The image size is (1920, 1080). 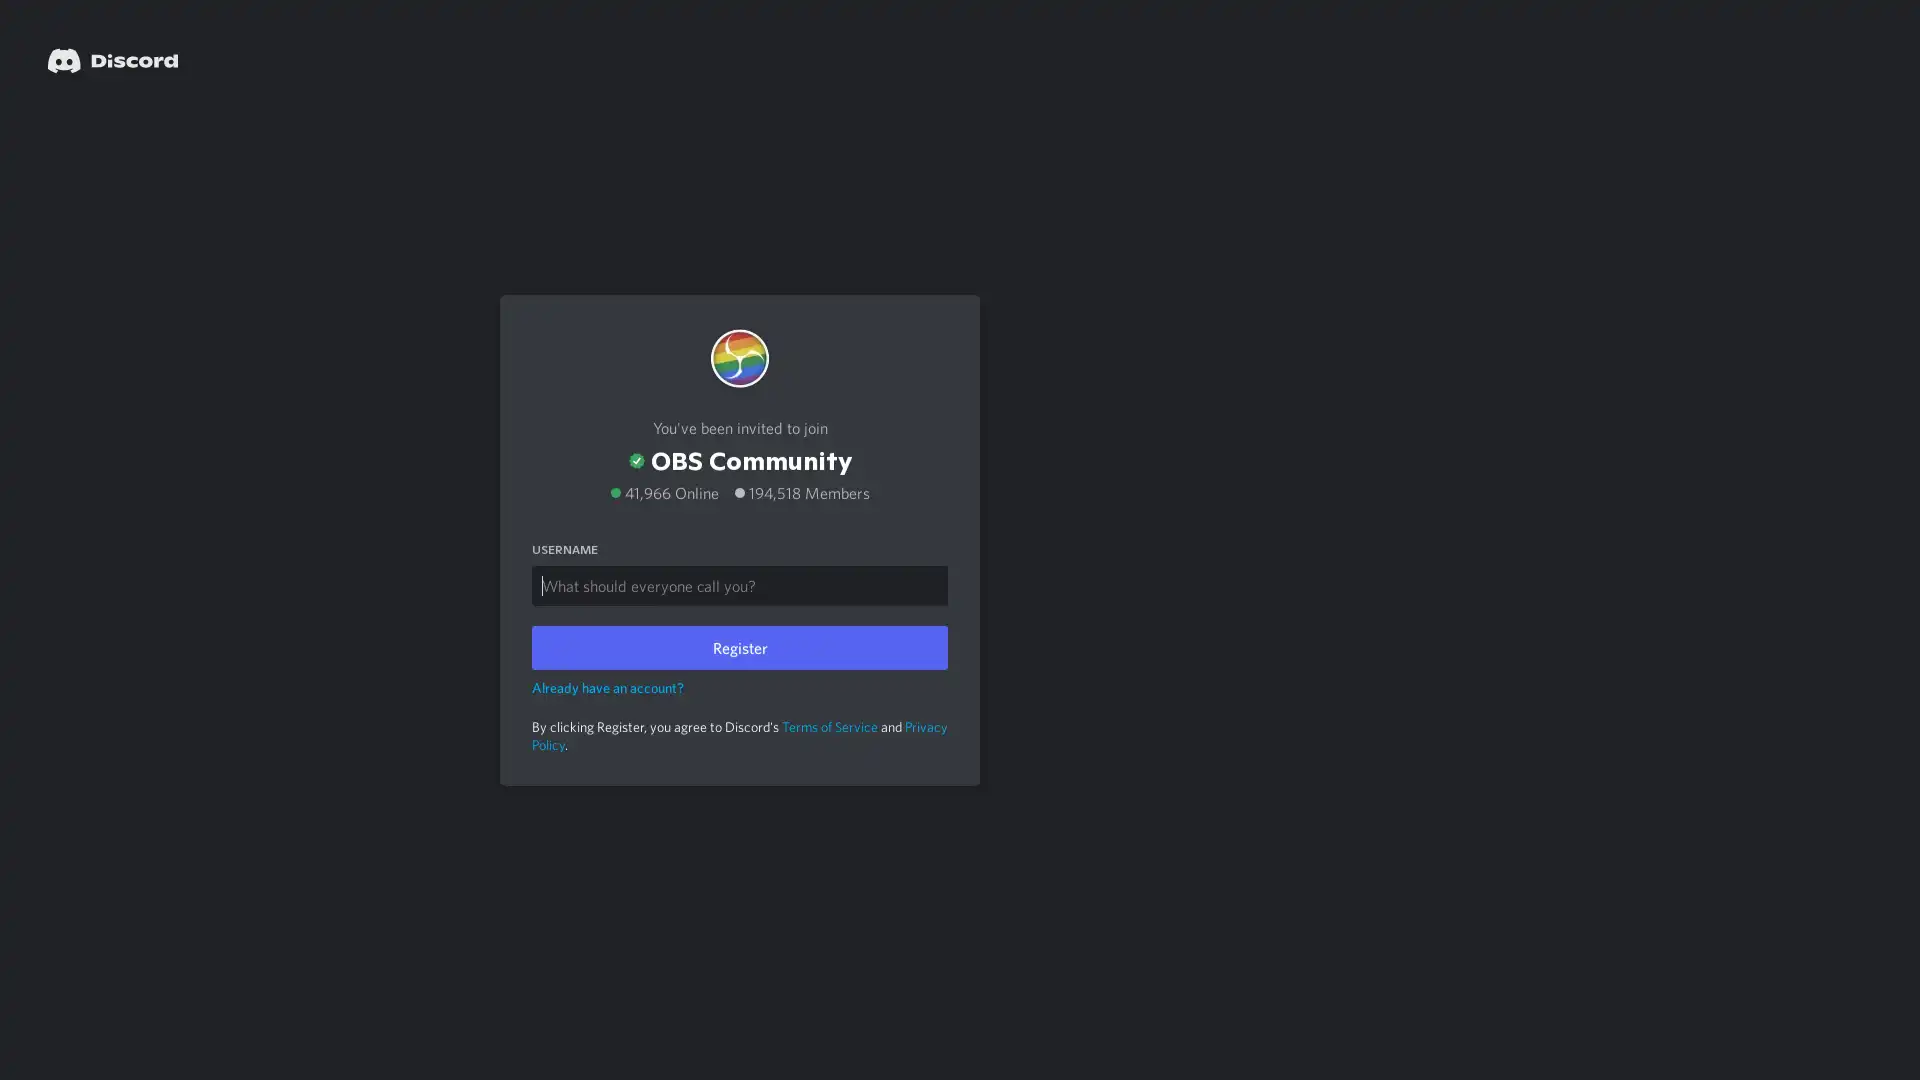 I want to click on Already have an account?, so click(x=607, y=685).